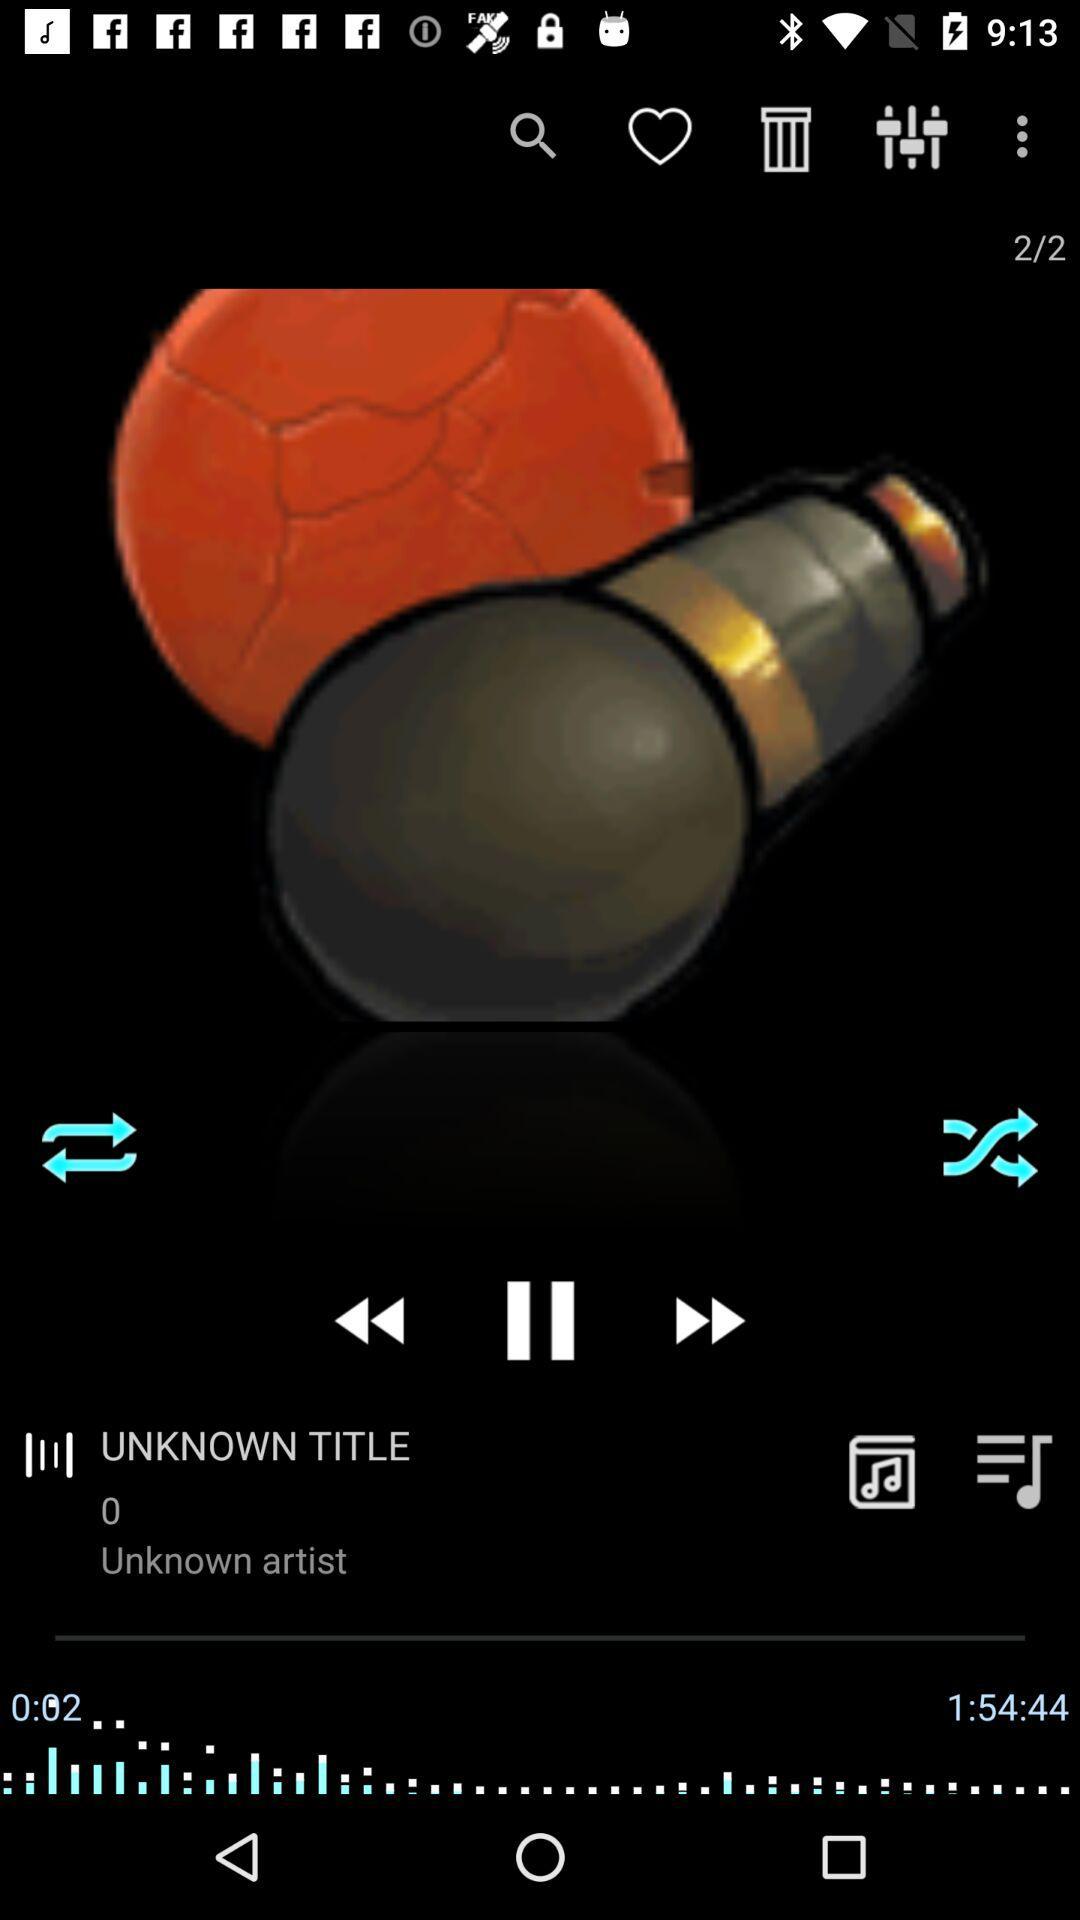 The image size is (1080, 1920). Describe the element at coordinates (540, 1320) in the screenshot. I see `icon above unknown title` at that location.